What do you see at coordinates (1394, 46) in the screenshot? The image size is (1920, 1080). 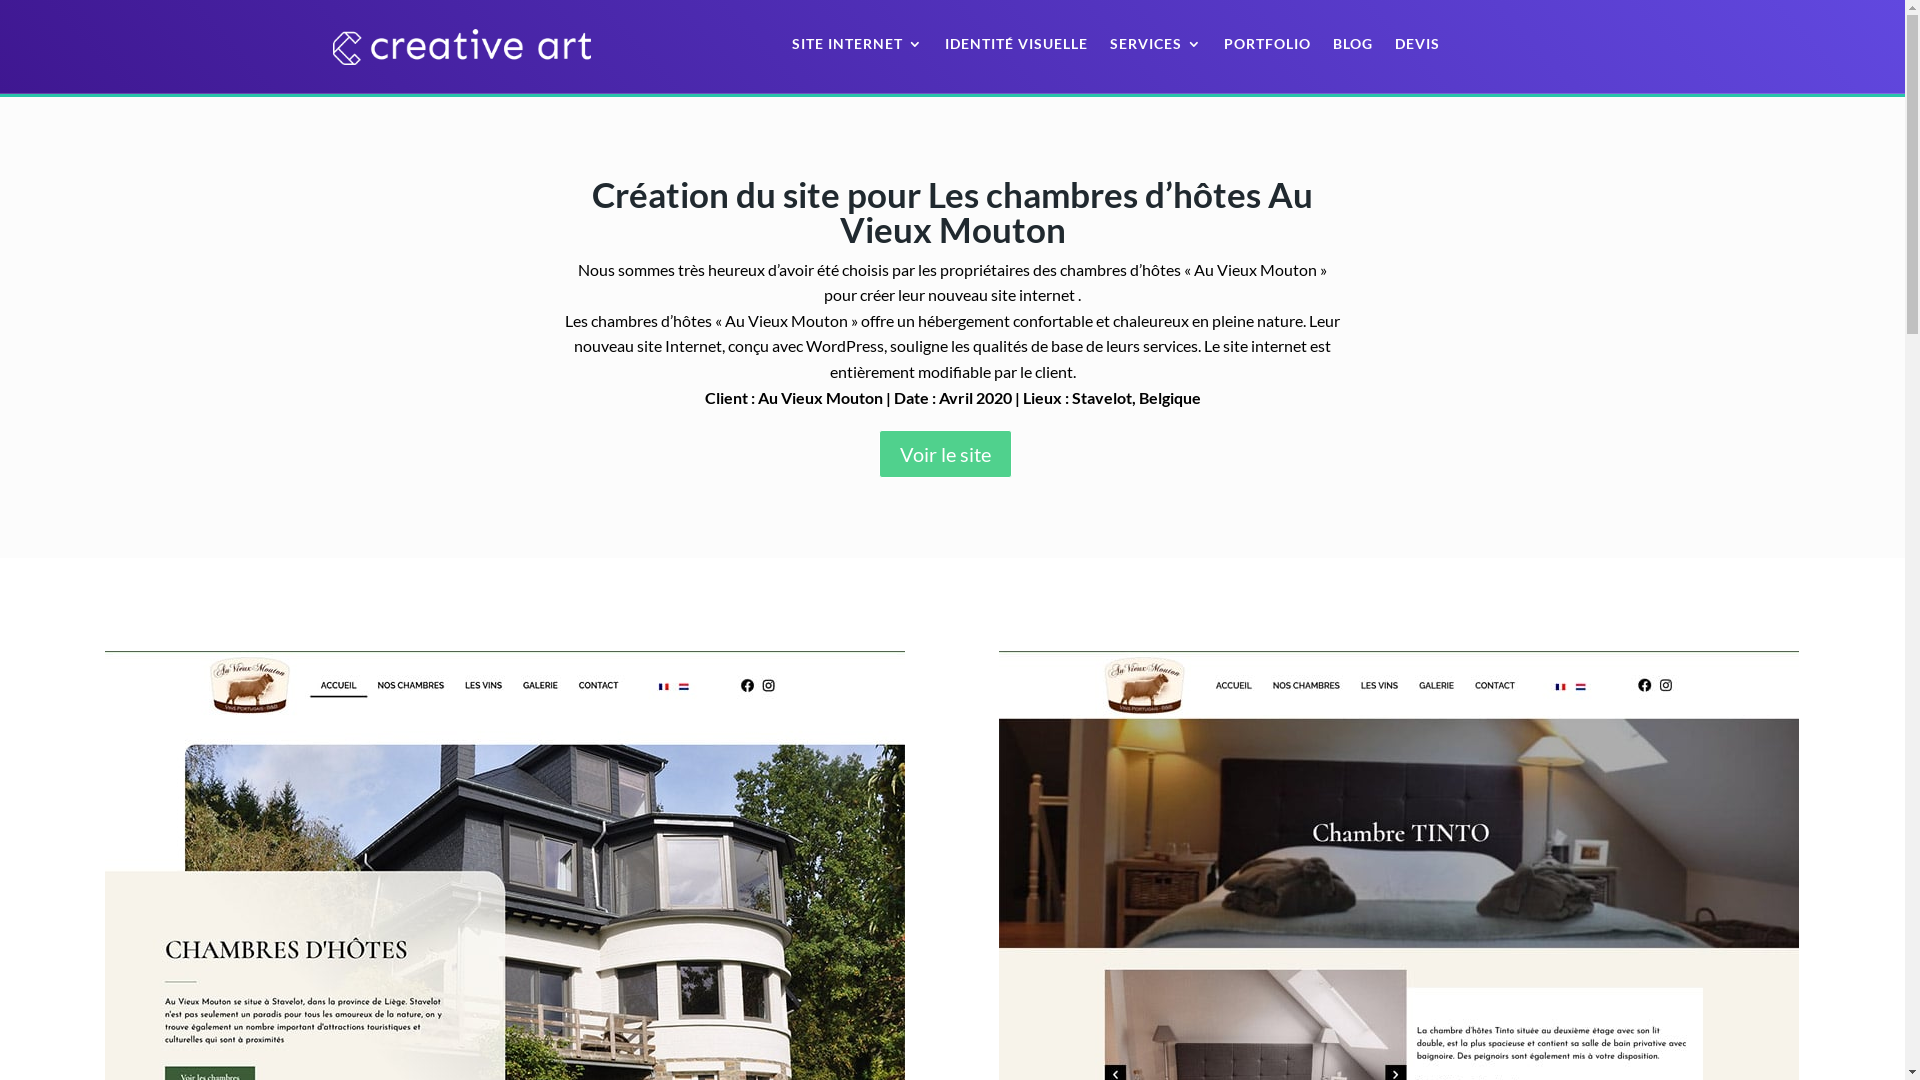 I see `'DEVIS'` at bounding box center [1394, 46].